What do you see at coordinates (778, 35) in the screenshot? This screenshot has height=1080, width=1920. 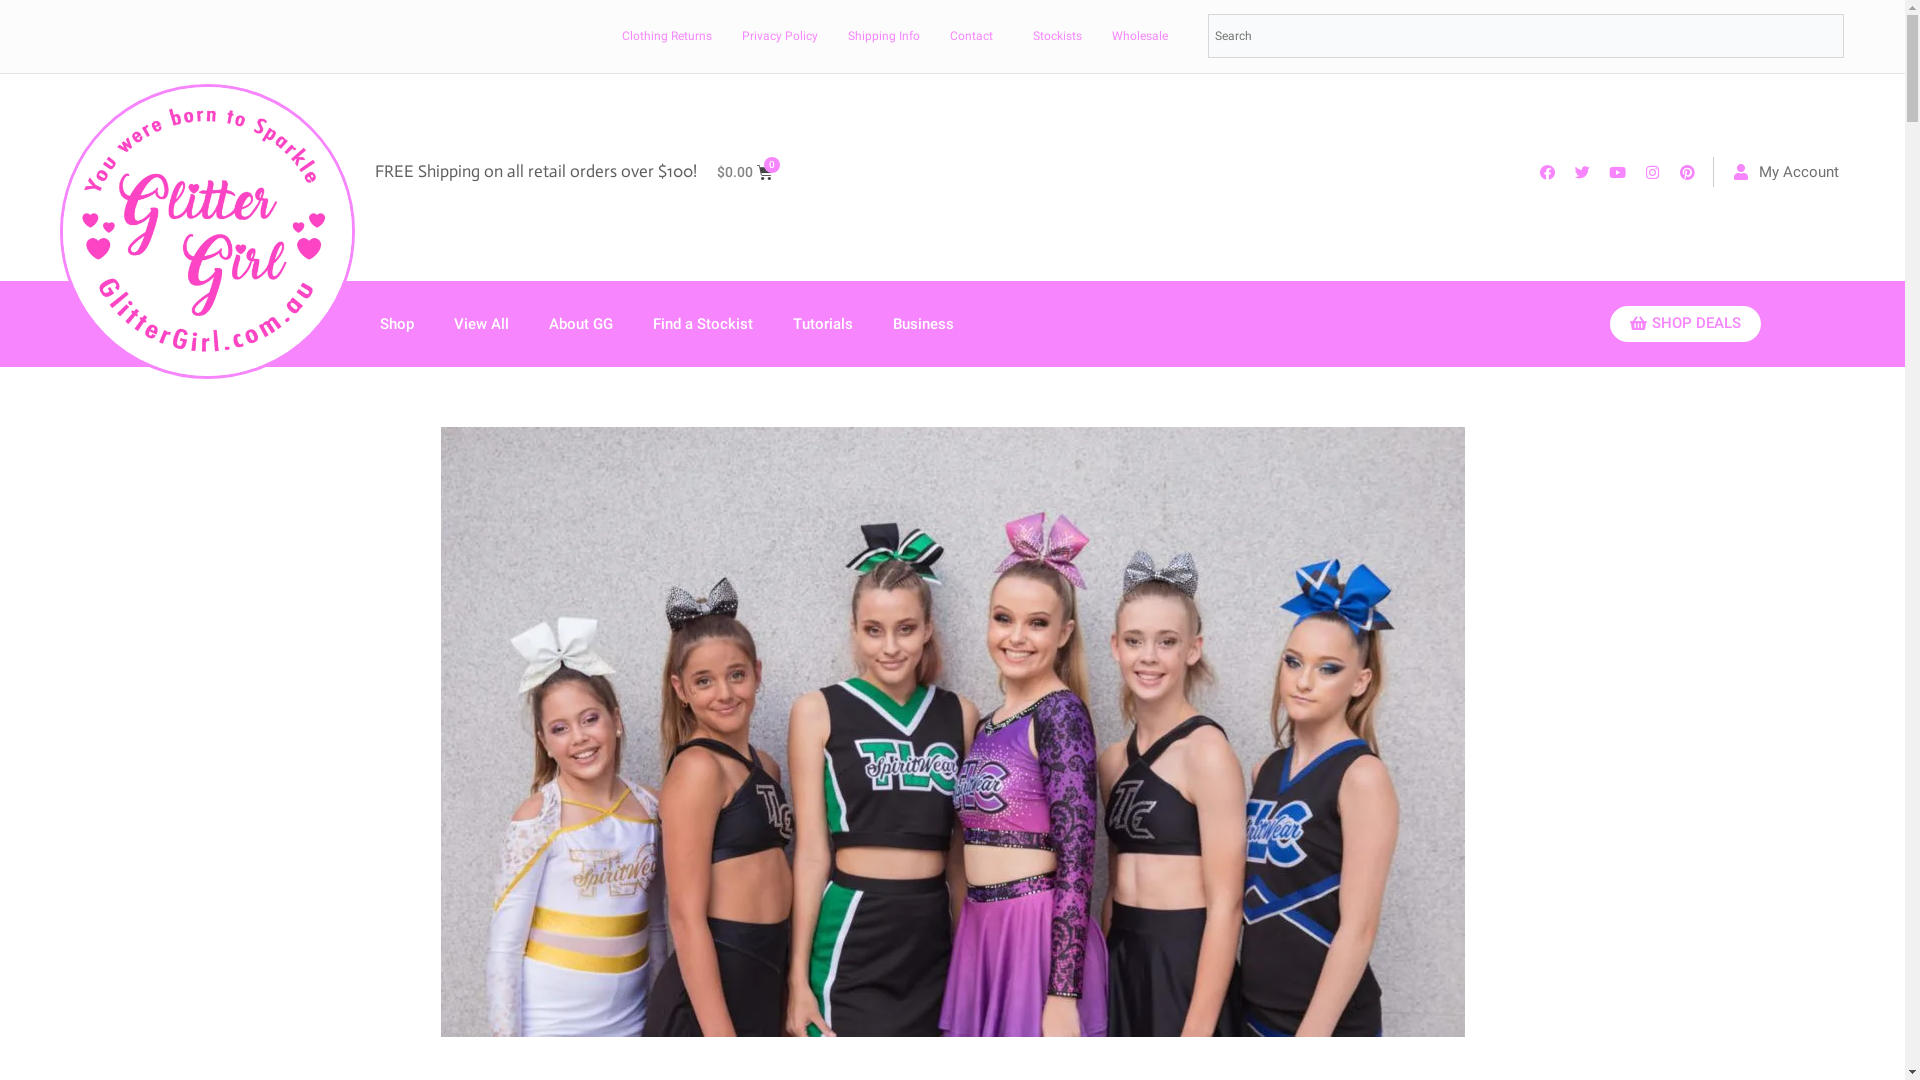 I see `'Privacy Policy'` at bounding box center [778, 35].